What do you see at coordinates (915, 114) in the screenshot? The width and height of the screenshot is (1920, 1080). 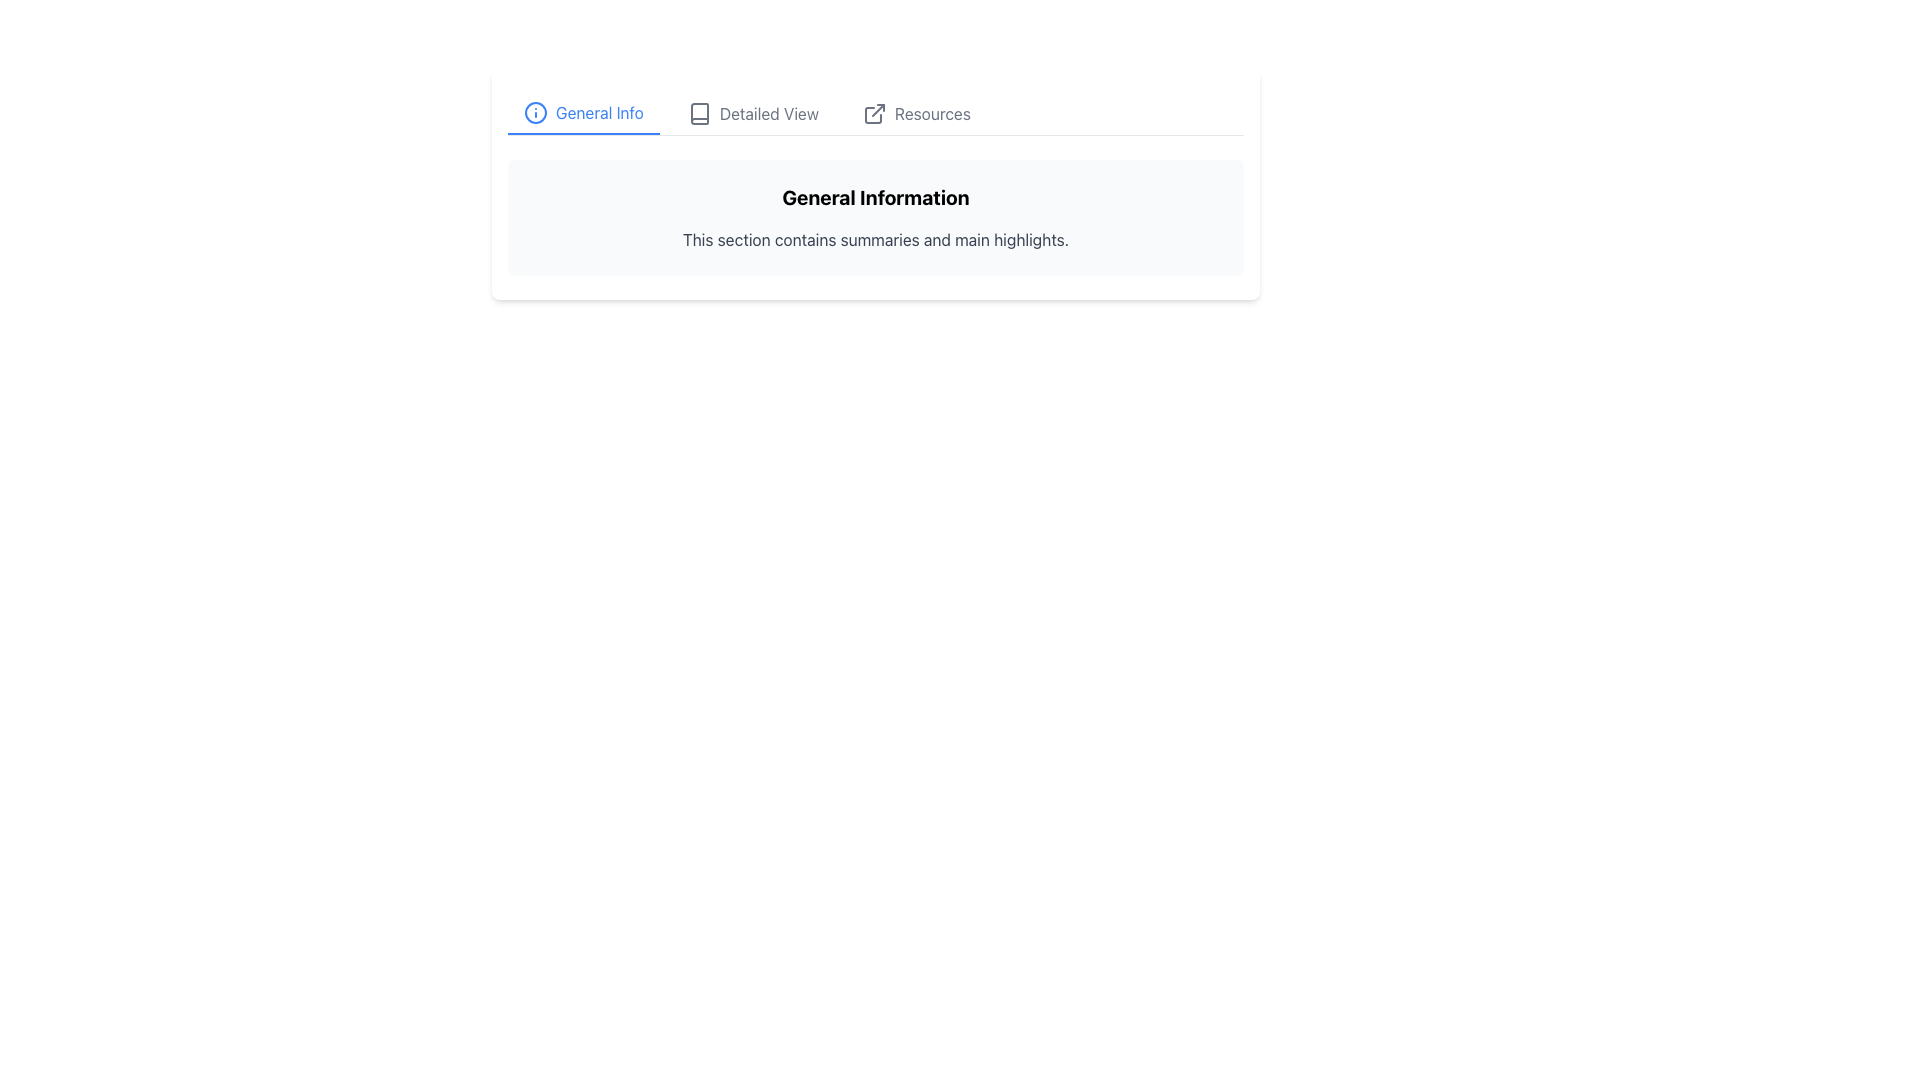 I see `the 'Resources' Tab with Icon` at bounding box center [915, 114].